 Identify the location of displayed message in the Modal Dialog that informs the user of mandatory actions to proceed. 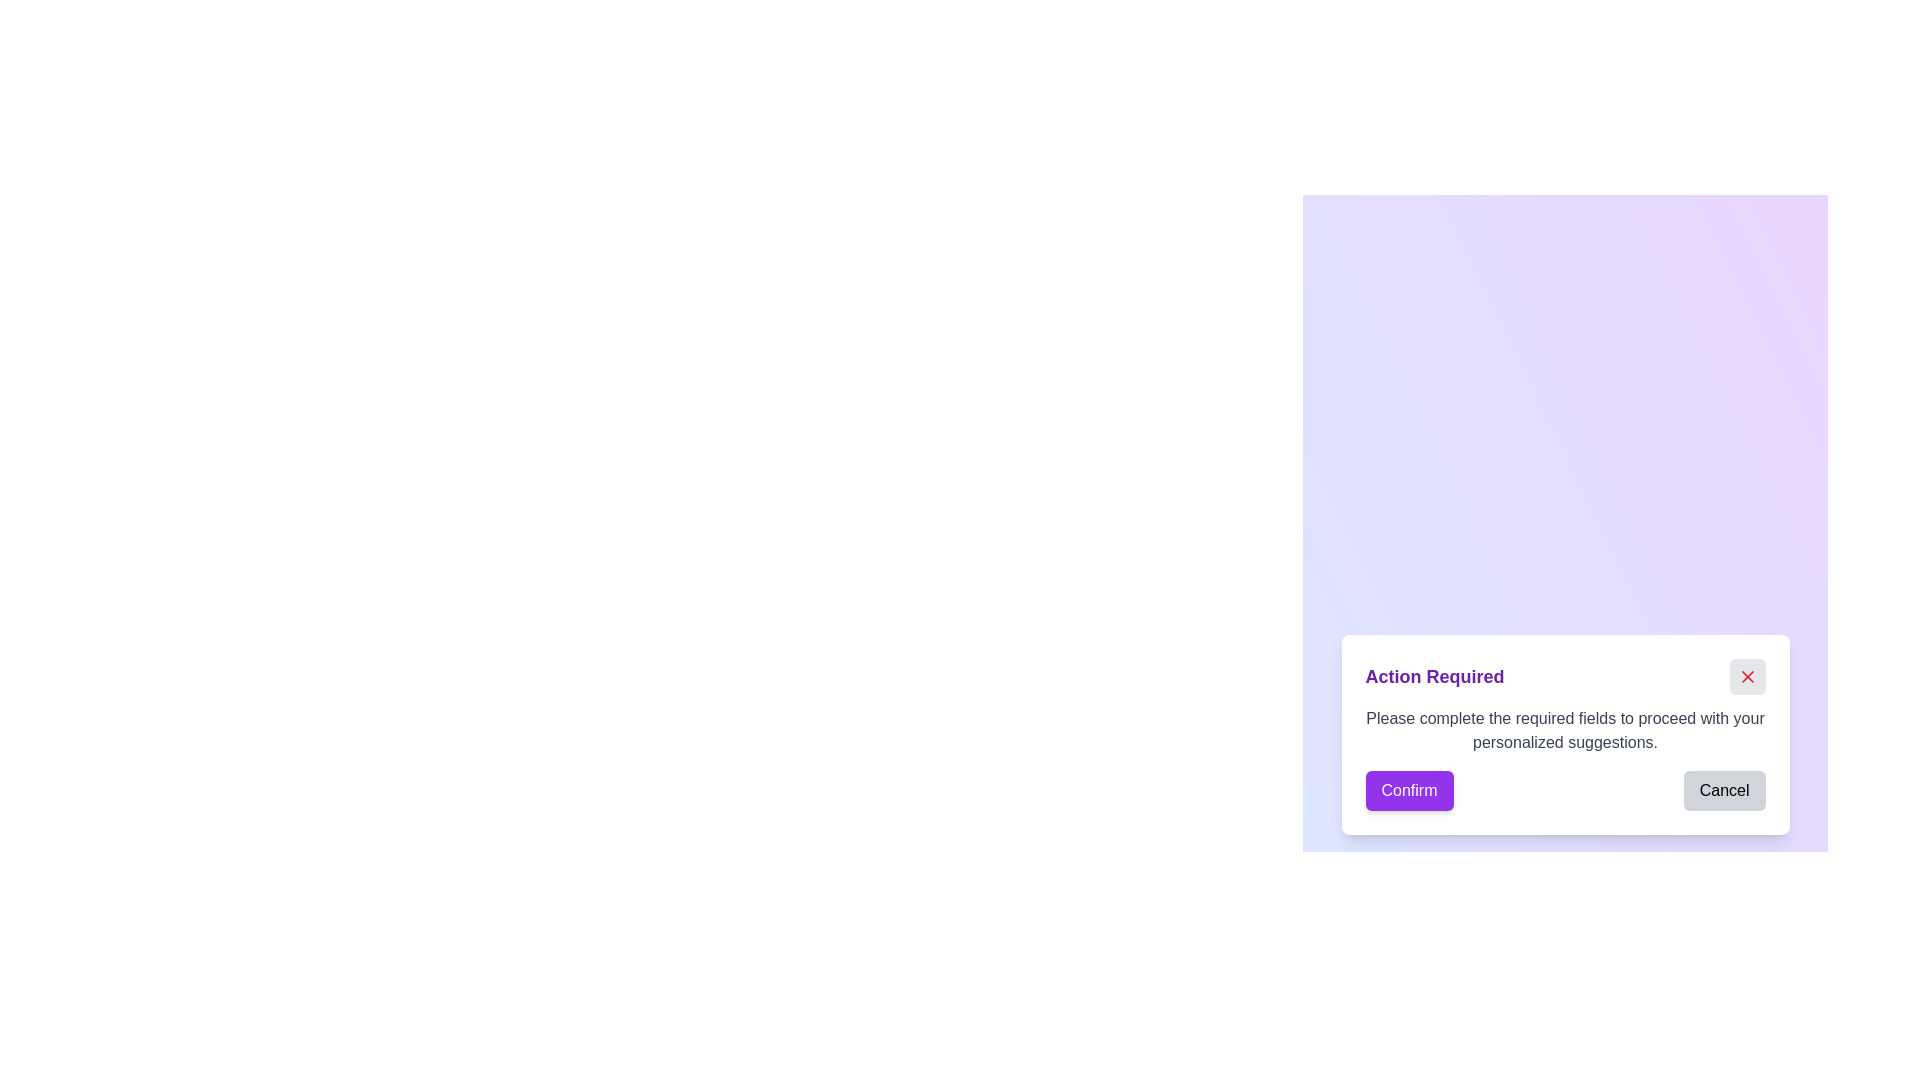
(1564, 735).